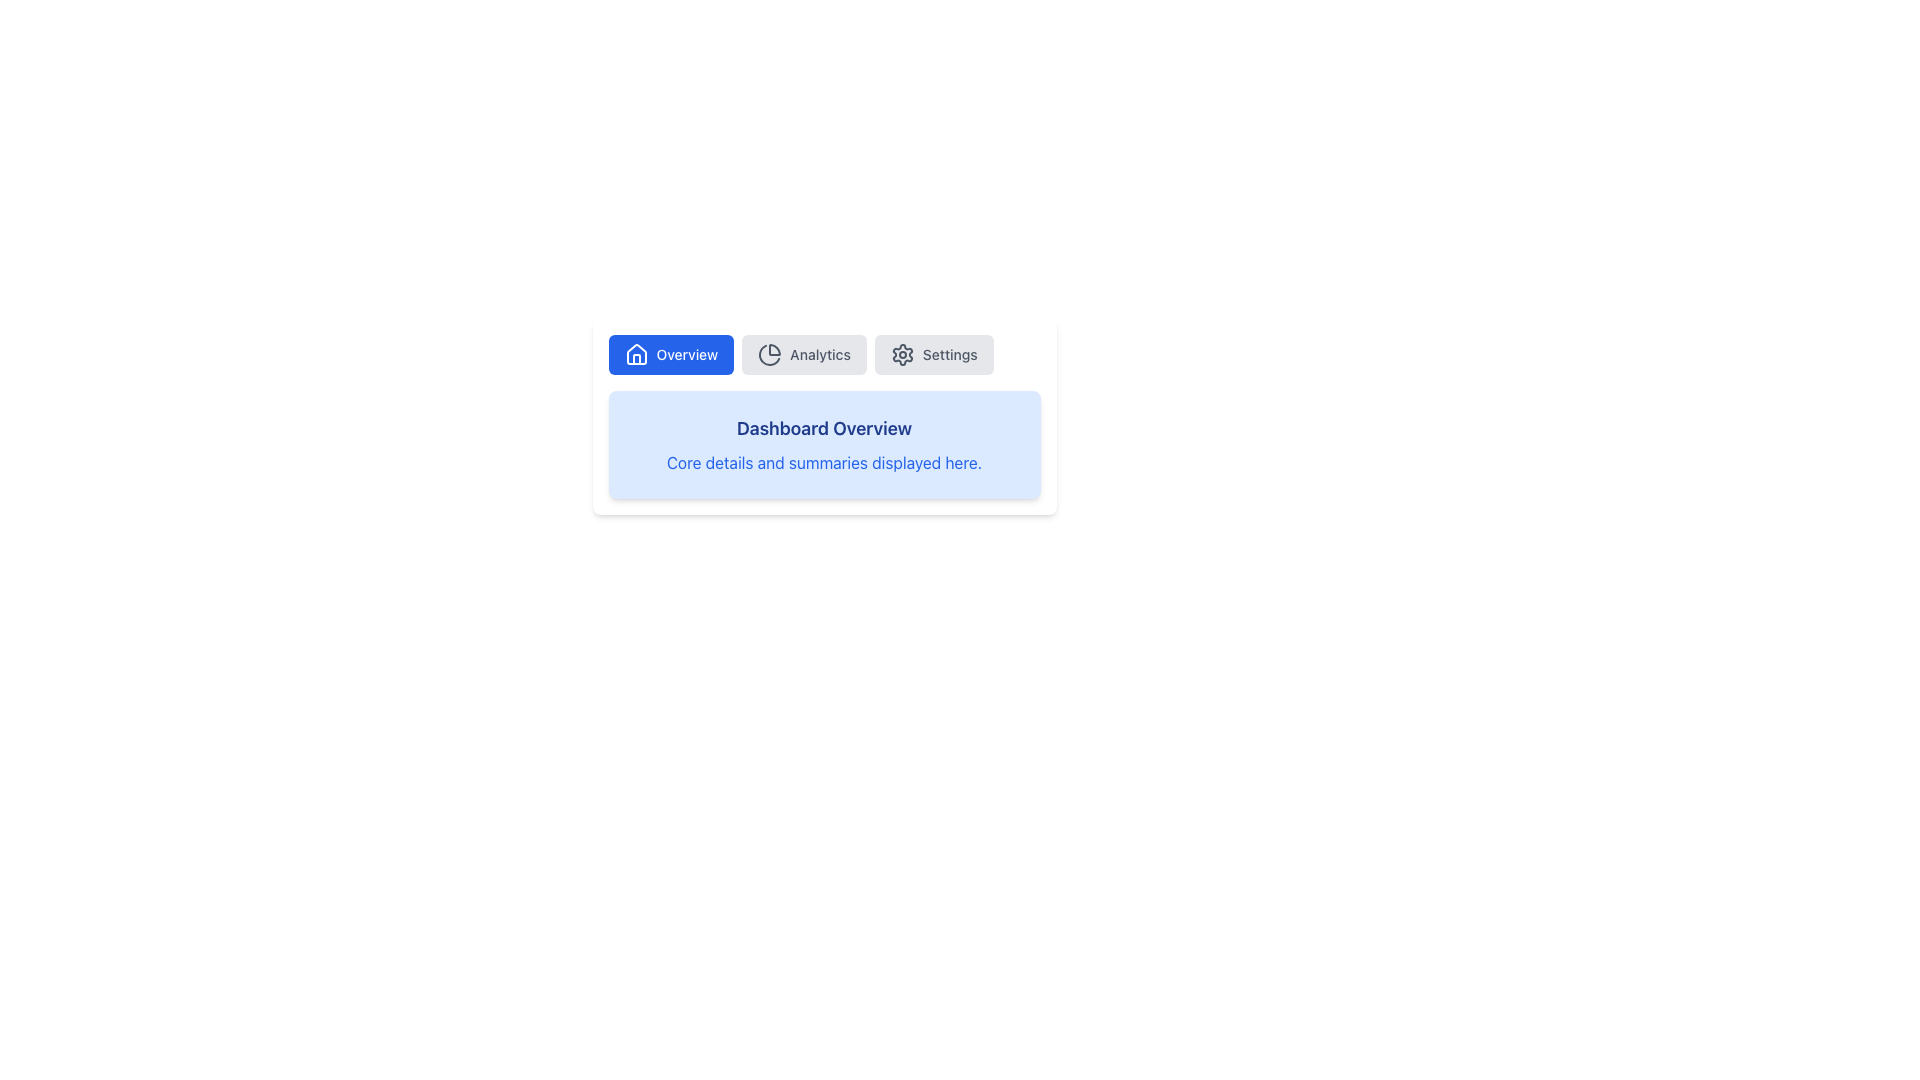 This screenshot has width=1920, height=1080. What do you see at coordinates (901, 353) in the screenshot?
I see `the cogwheel icon representing 'Settings' in the toolbar` at bounding box center [901, 353].